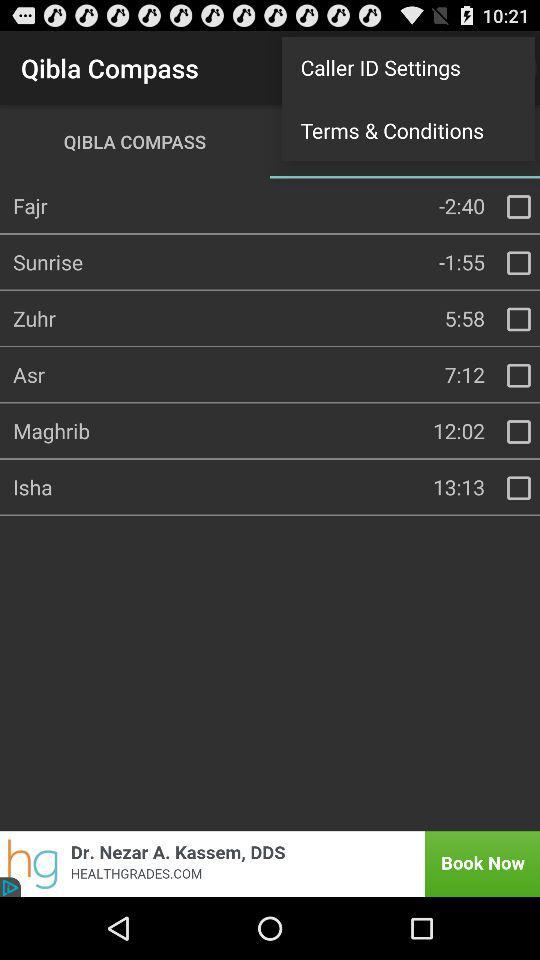  Describe the element at coordinates (518, 319) in the screenshot. I see `option` at that location.